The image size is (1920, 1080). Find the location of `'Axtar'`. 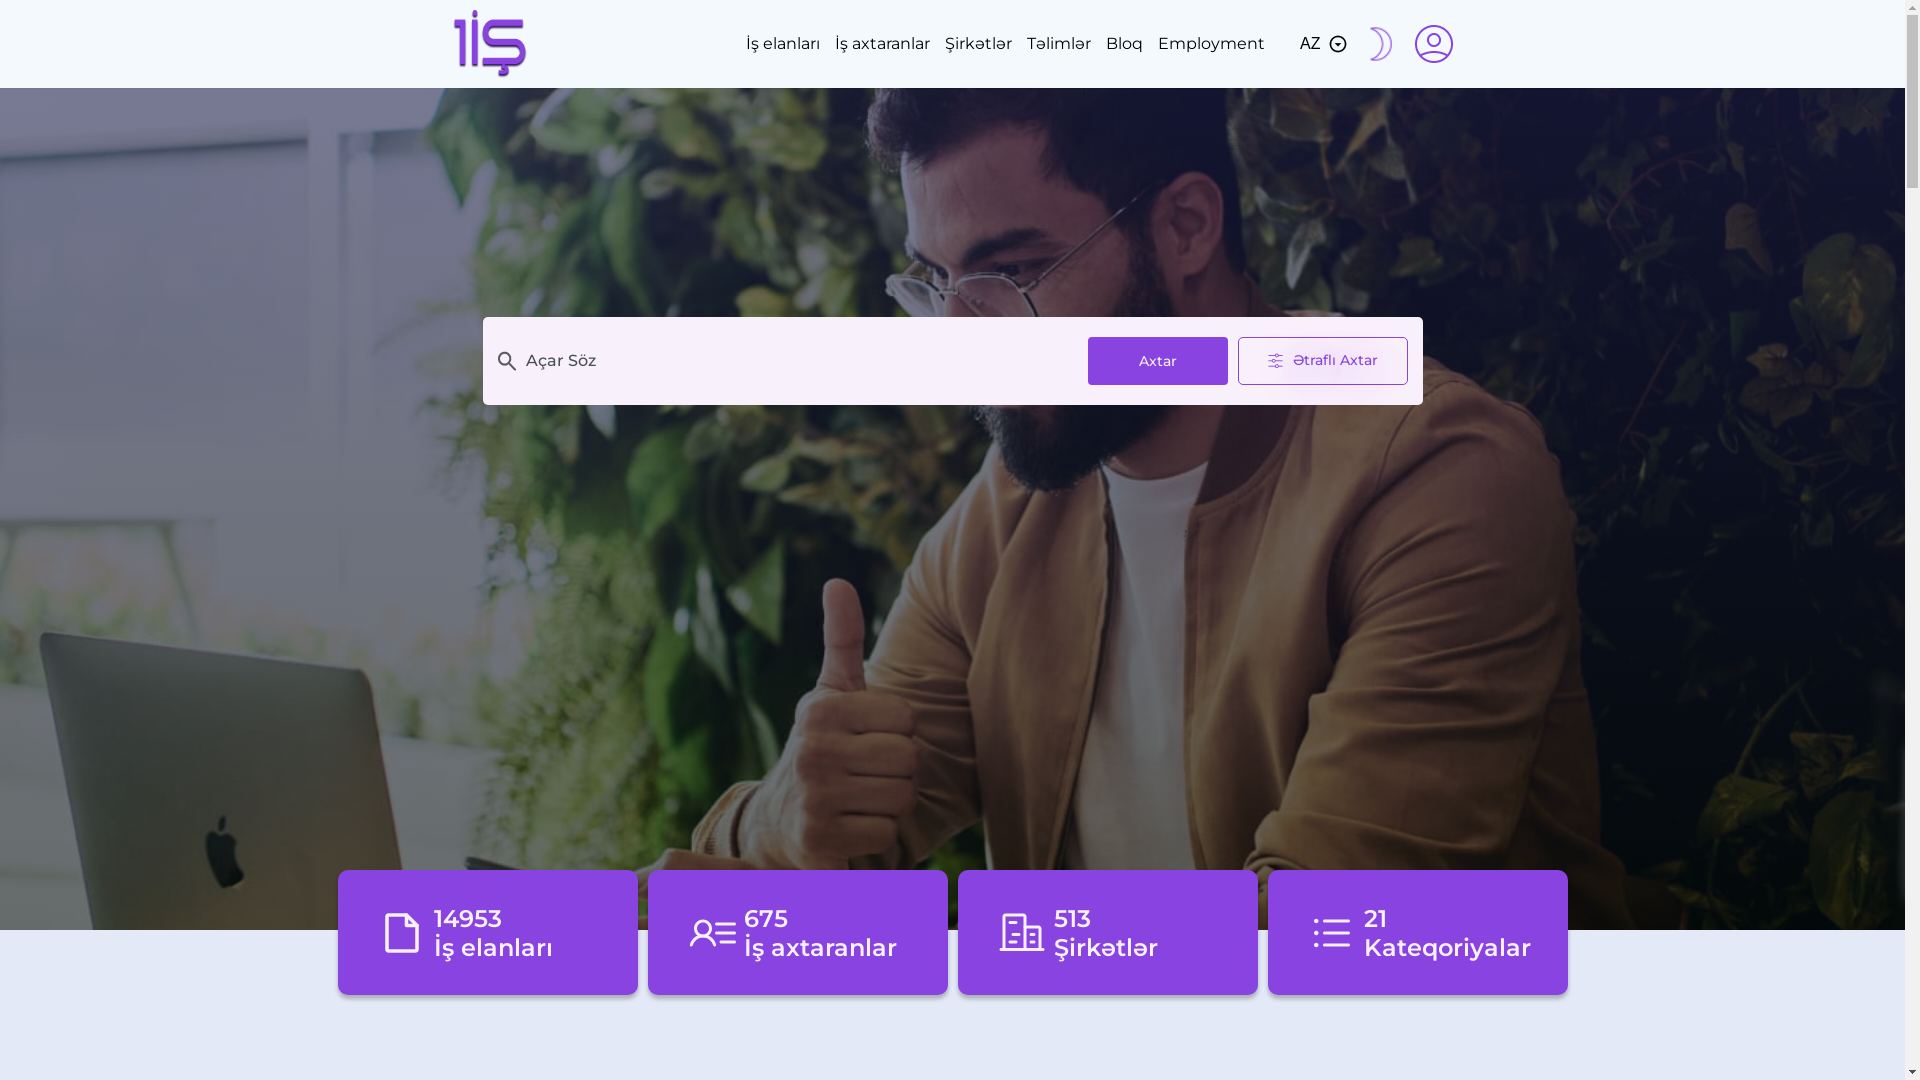

'Axtar' is located at coordinates (1157, 361).